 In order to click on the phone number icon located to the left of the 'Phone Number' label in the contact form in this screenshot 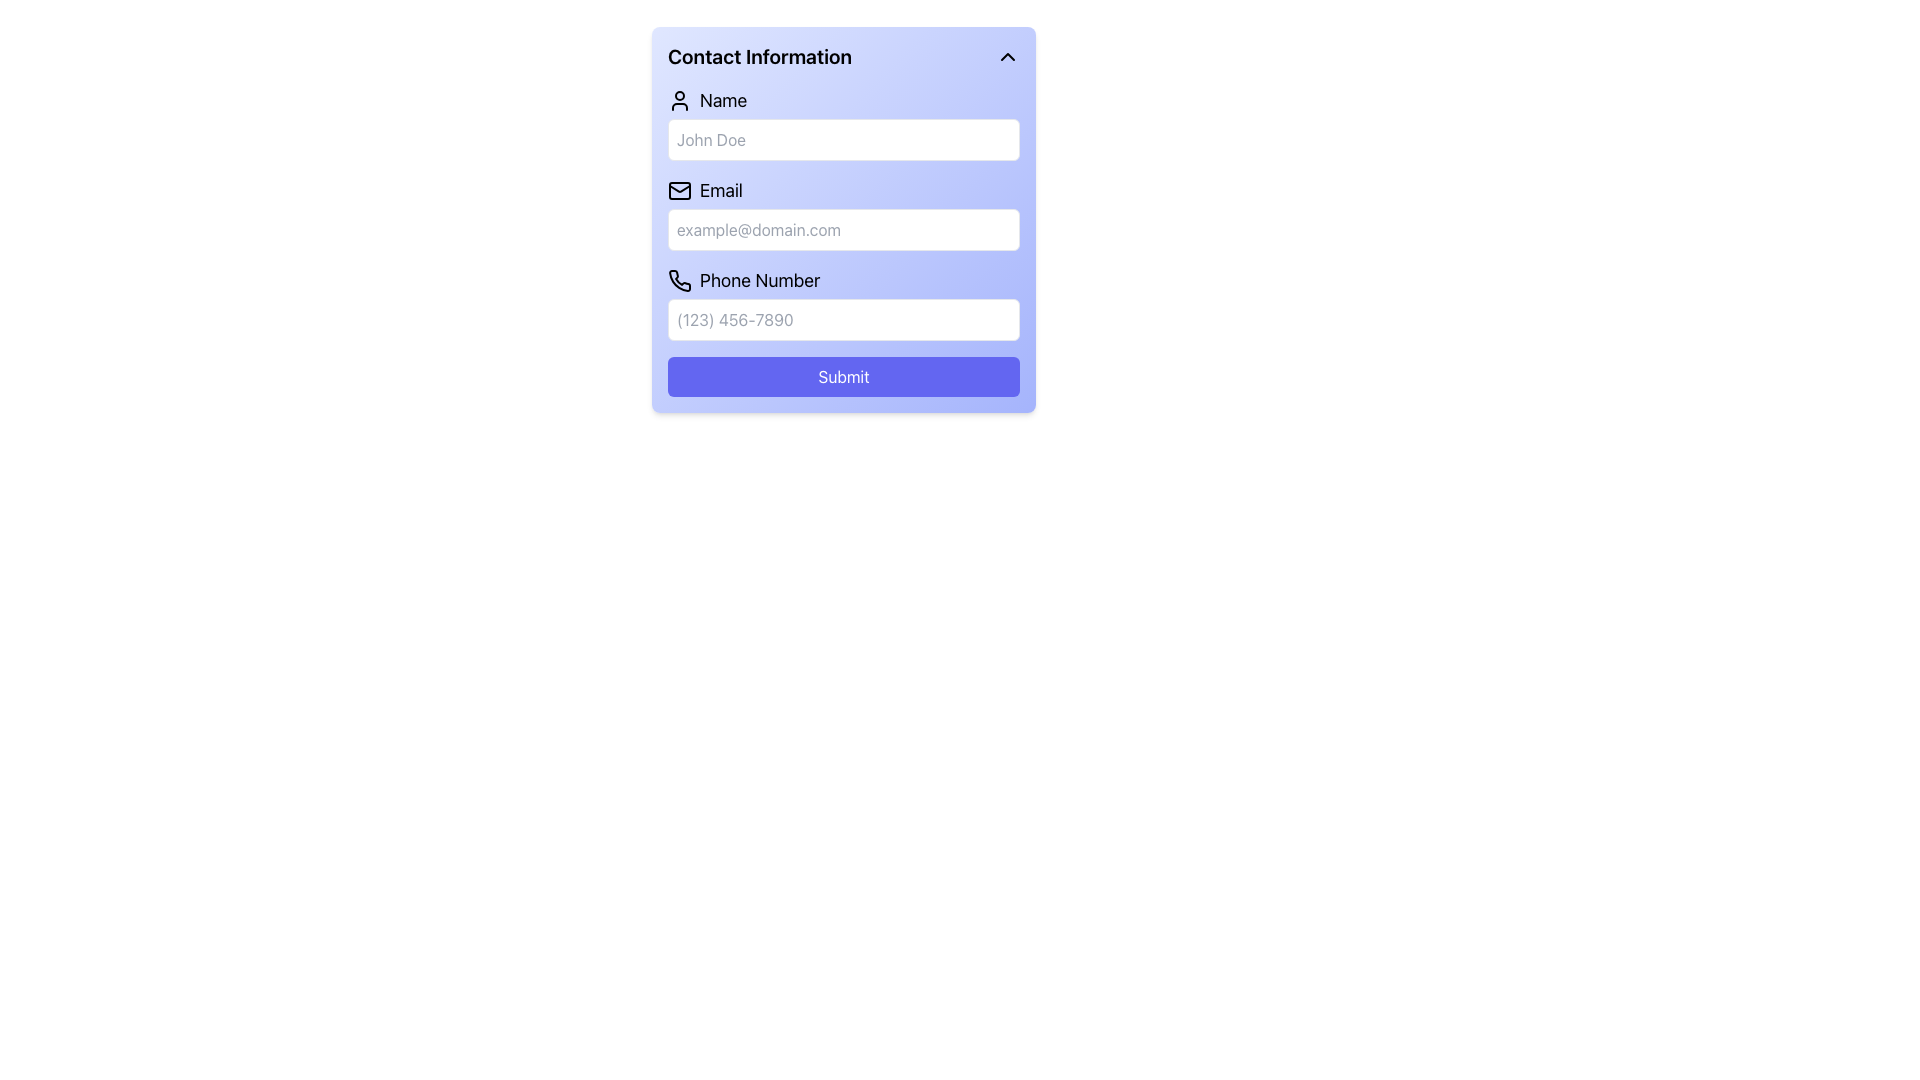, I will do `click(680, 281)`.